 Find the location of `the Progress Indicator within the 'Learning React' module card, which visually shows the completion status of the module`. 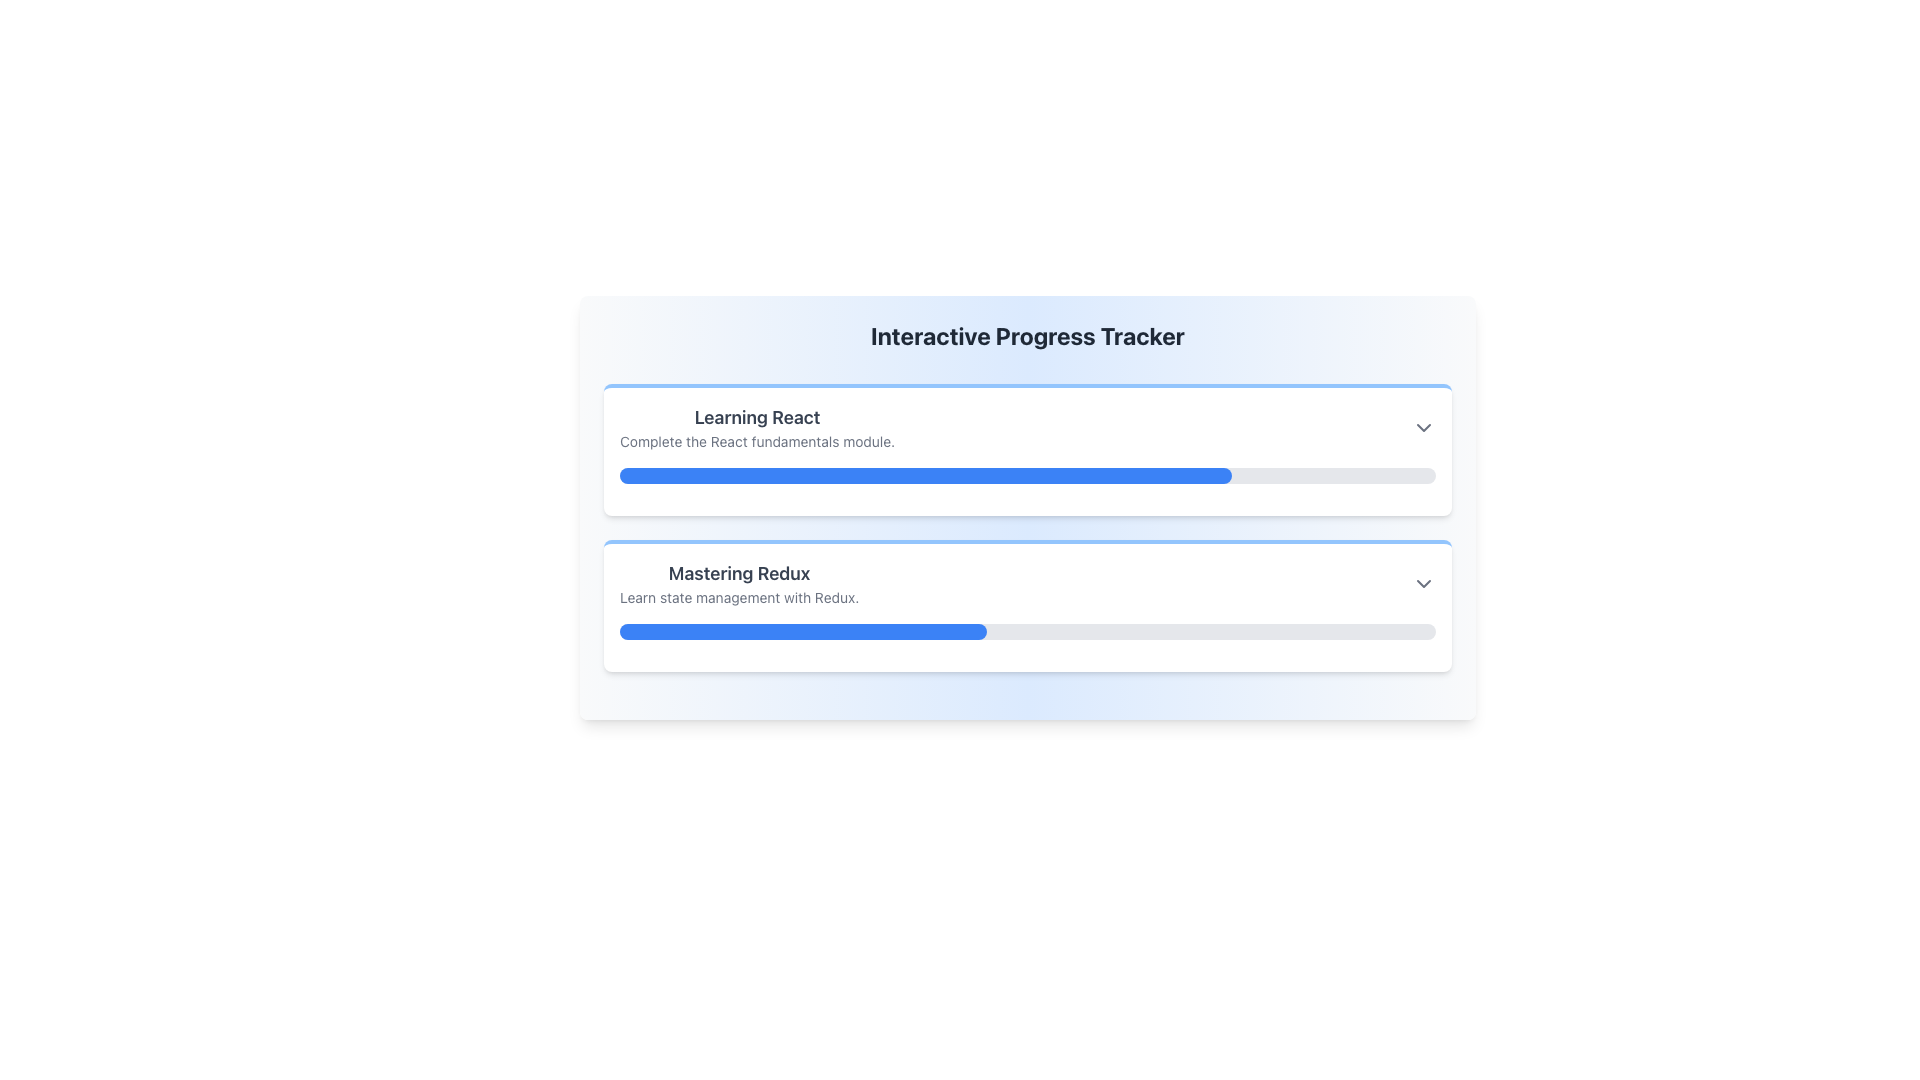

the Progress Indicator within the 'Learning React' module card, which visually shows the completion status of the module is located at coordinates (925, 475).